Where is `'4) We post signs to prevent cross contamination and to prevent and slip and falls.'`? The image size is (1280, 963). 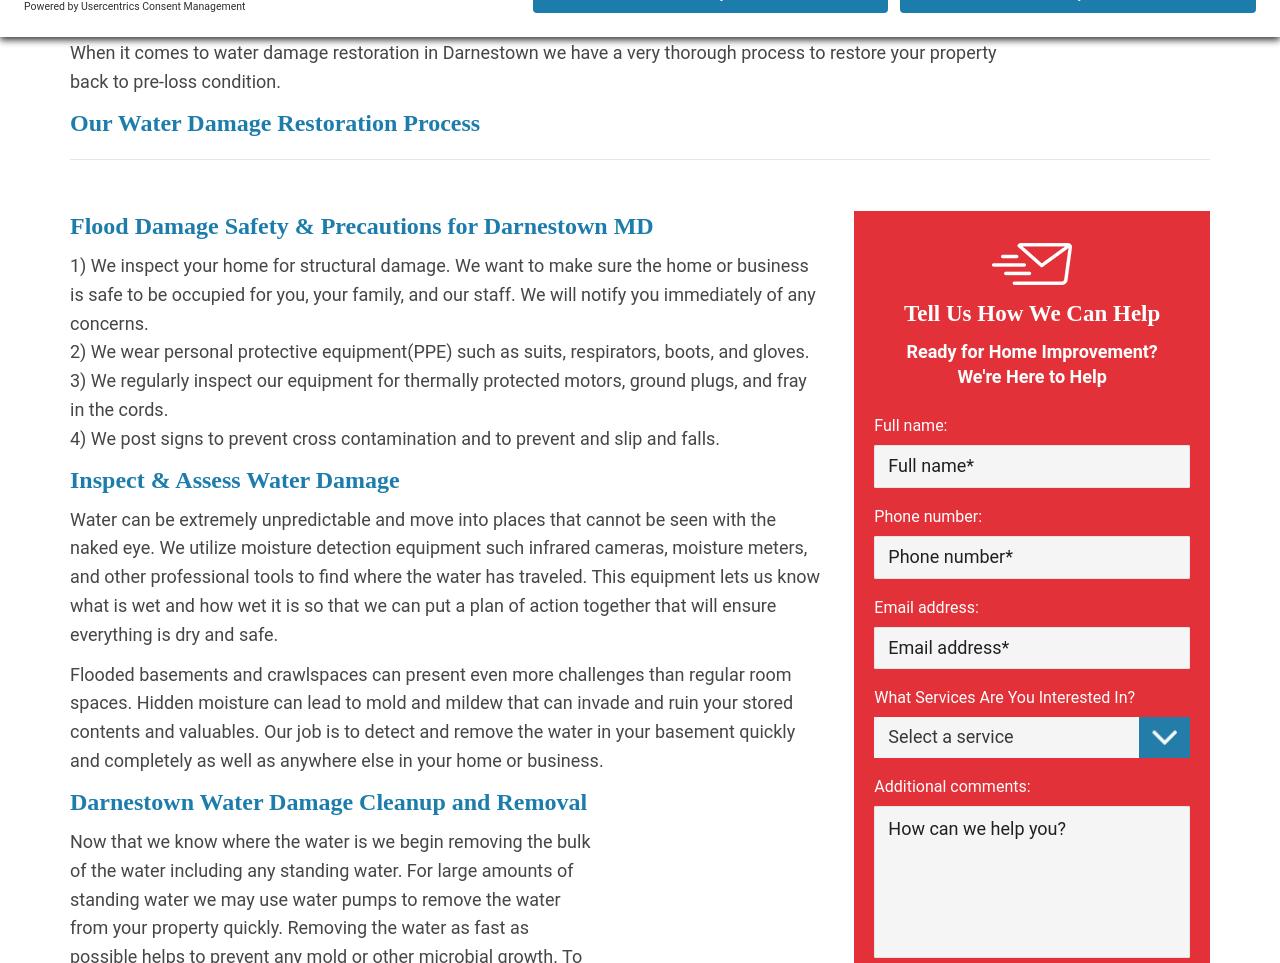 '4) We post signs to prevent cross contamination and to prevent and slip and falls.' is located at coordinates (70, 437).